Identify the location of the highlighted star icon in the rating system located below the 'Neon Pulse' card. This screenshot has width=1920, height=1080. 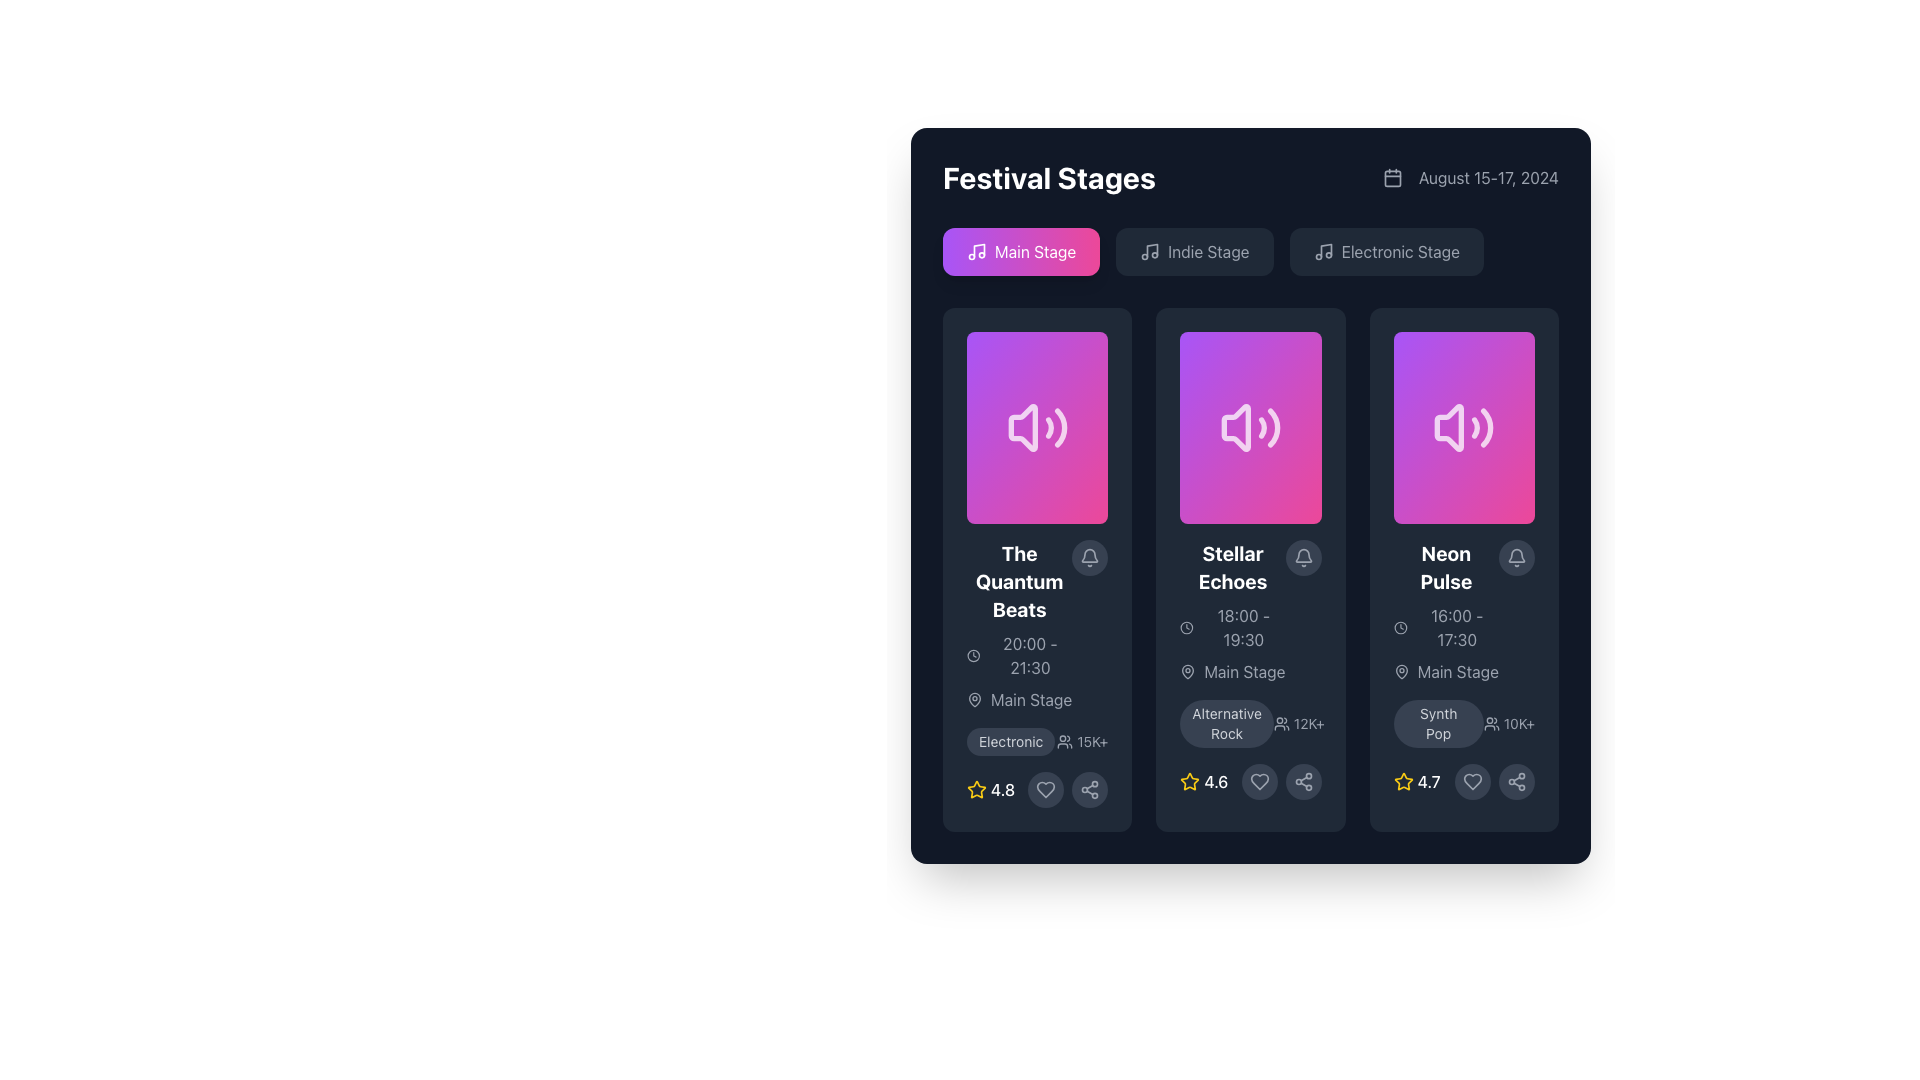
(1402, 780).